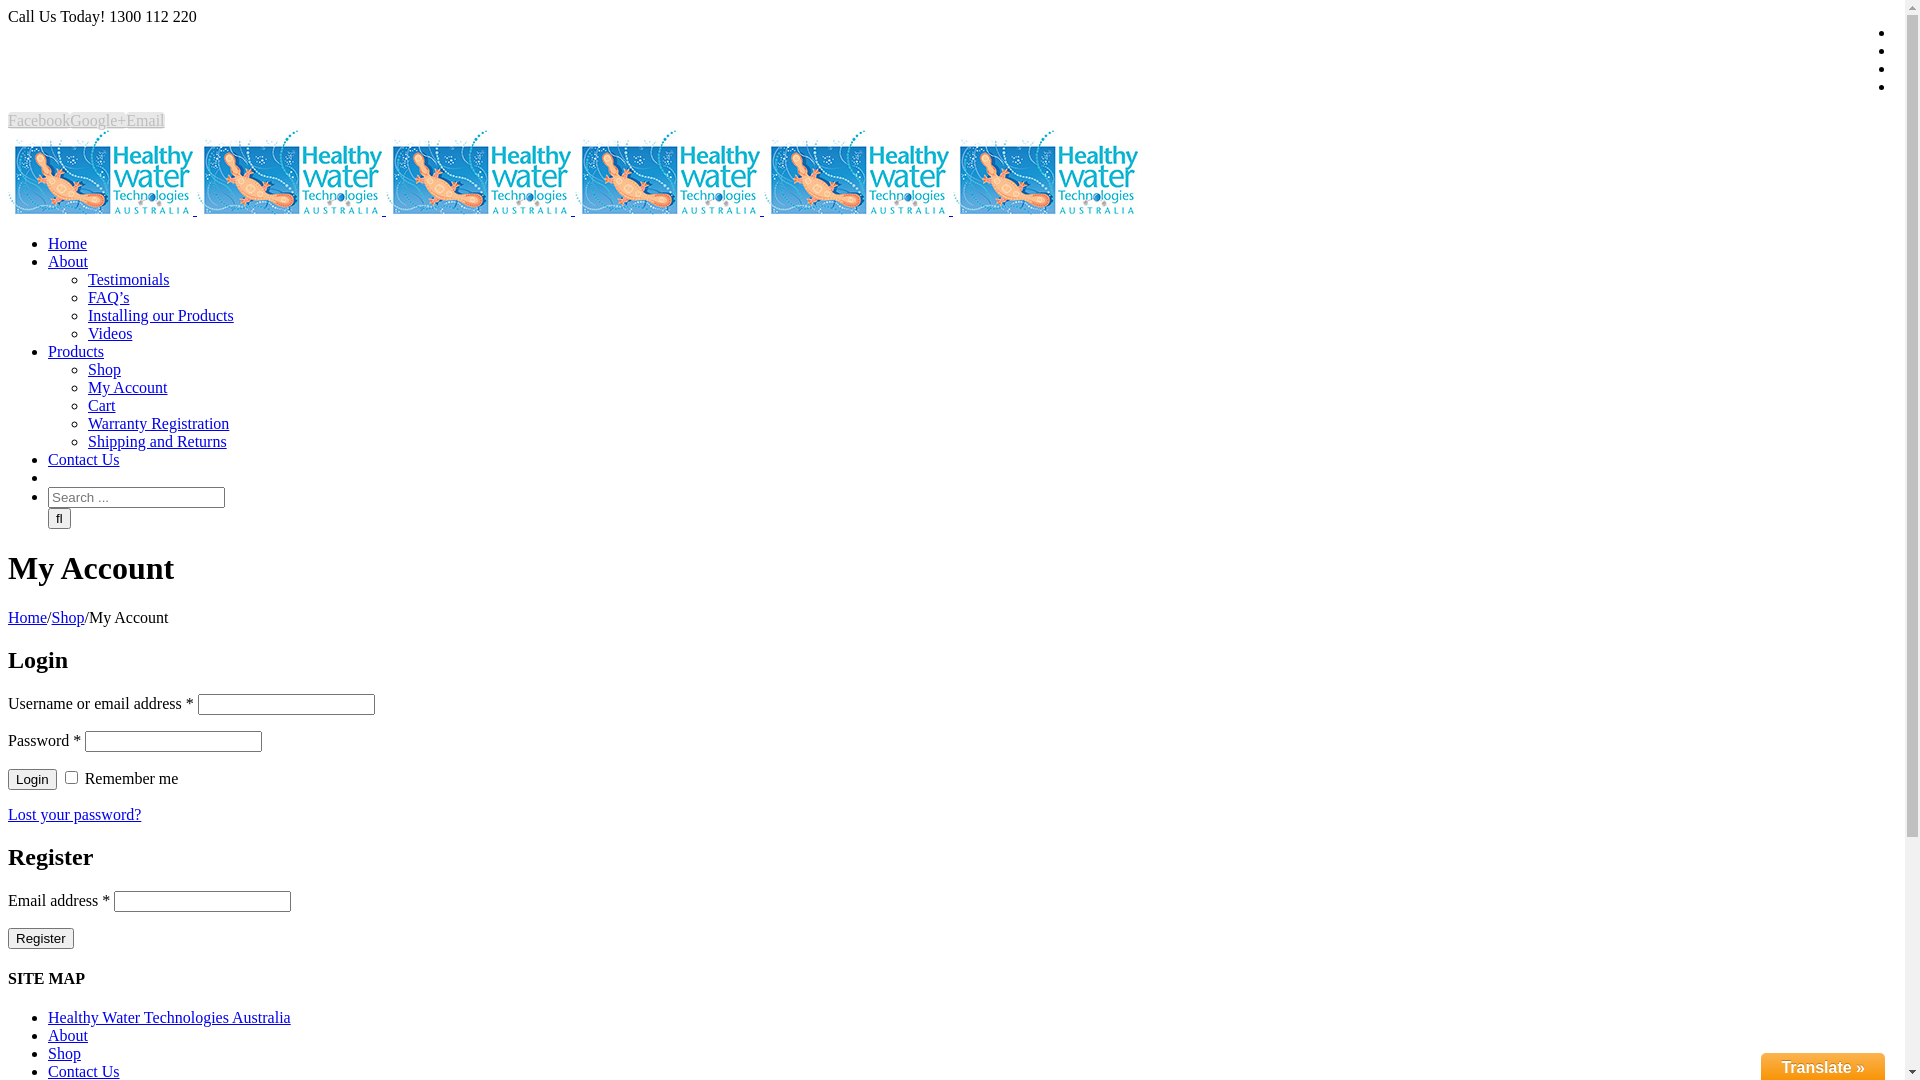 The width and height of the screenshot is (1920, 1080). I want to click on 'My Account', so click(127, 387).